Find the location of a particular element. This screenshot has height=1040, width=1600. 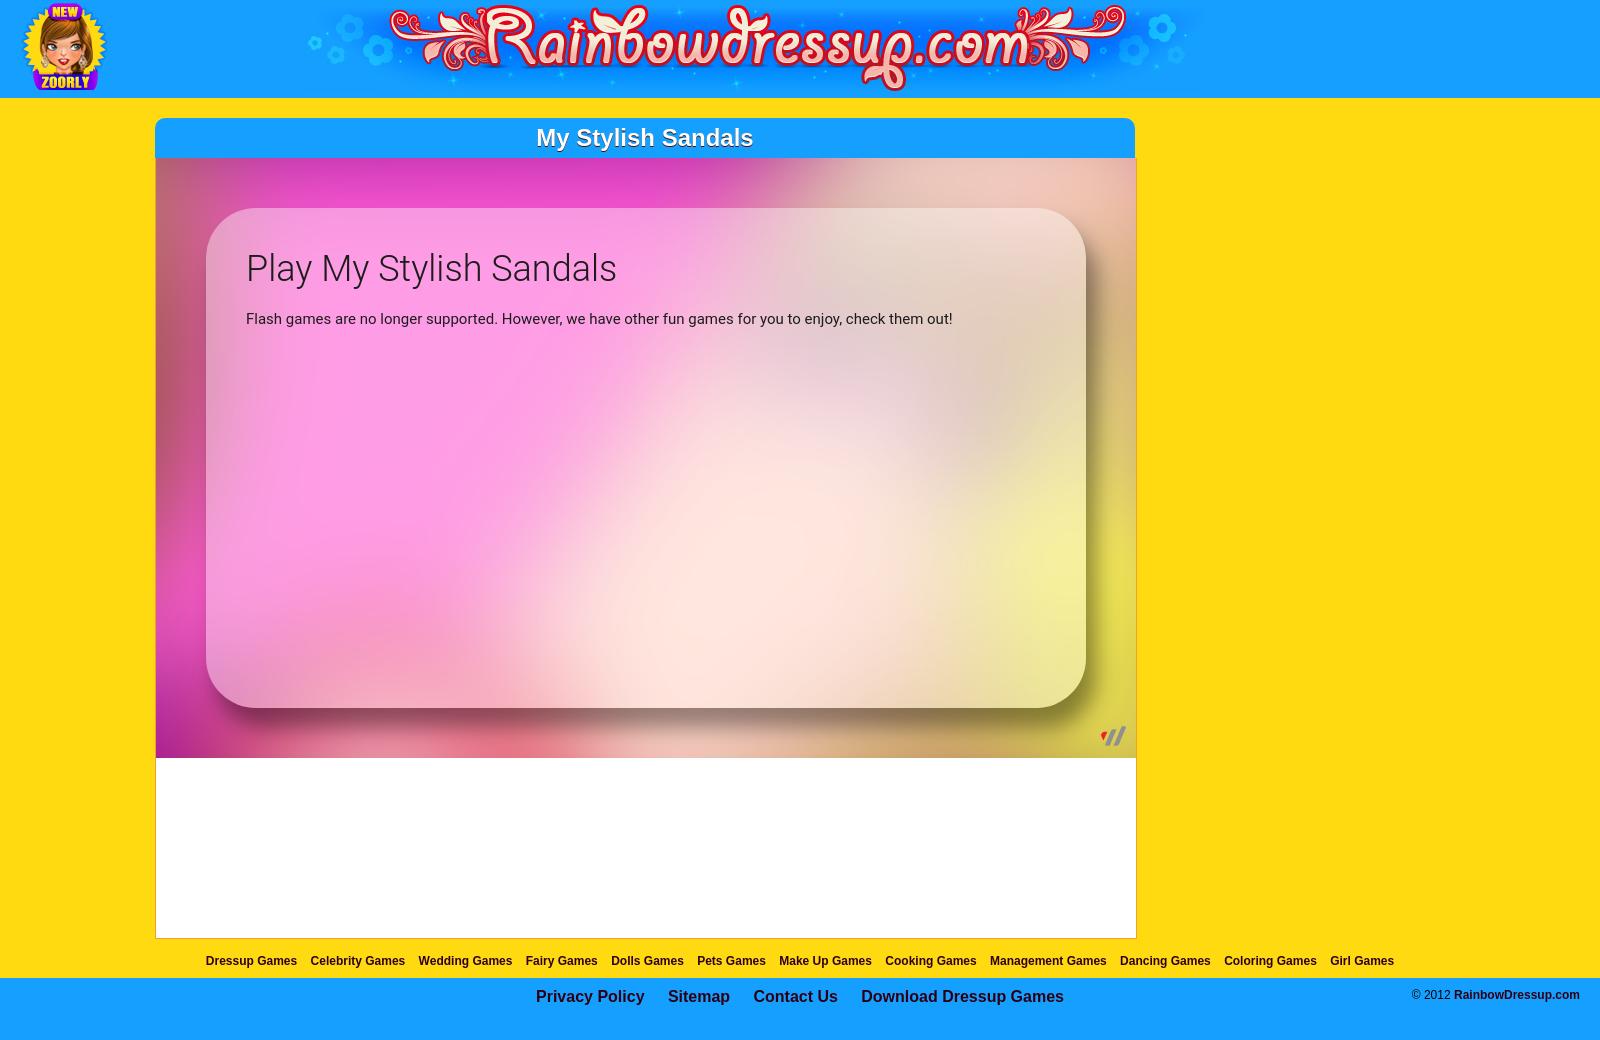

'Coloring Games' is located at coordinates (1268, 960).